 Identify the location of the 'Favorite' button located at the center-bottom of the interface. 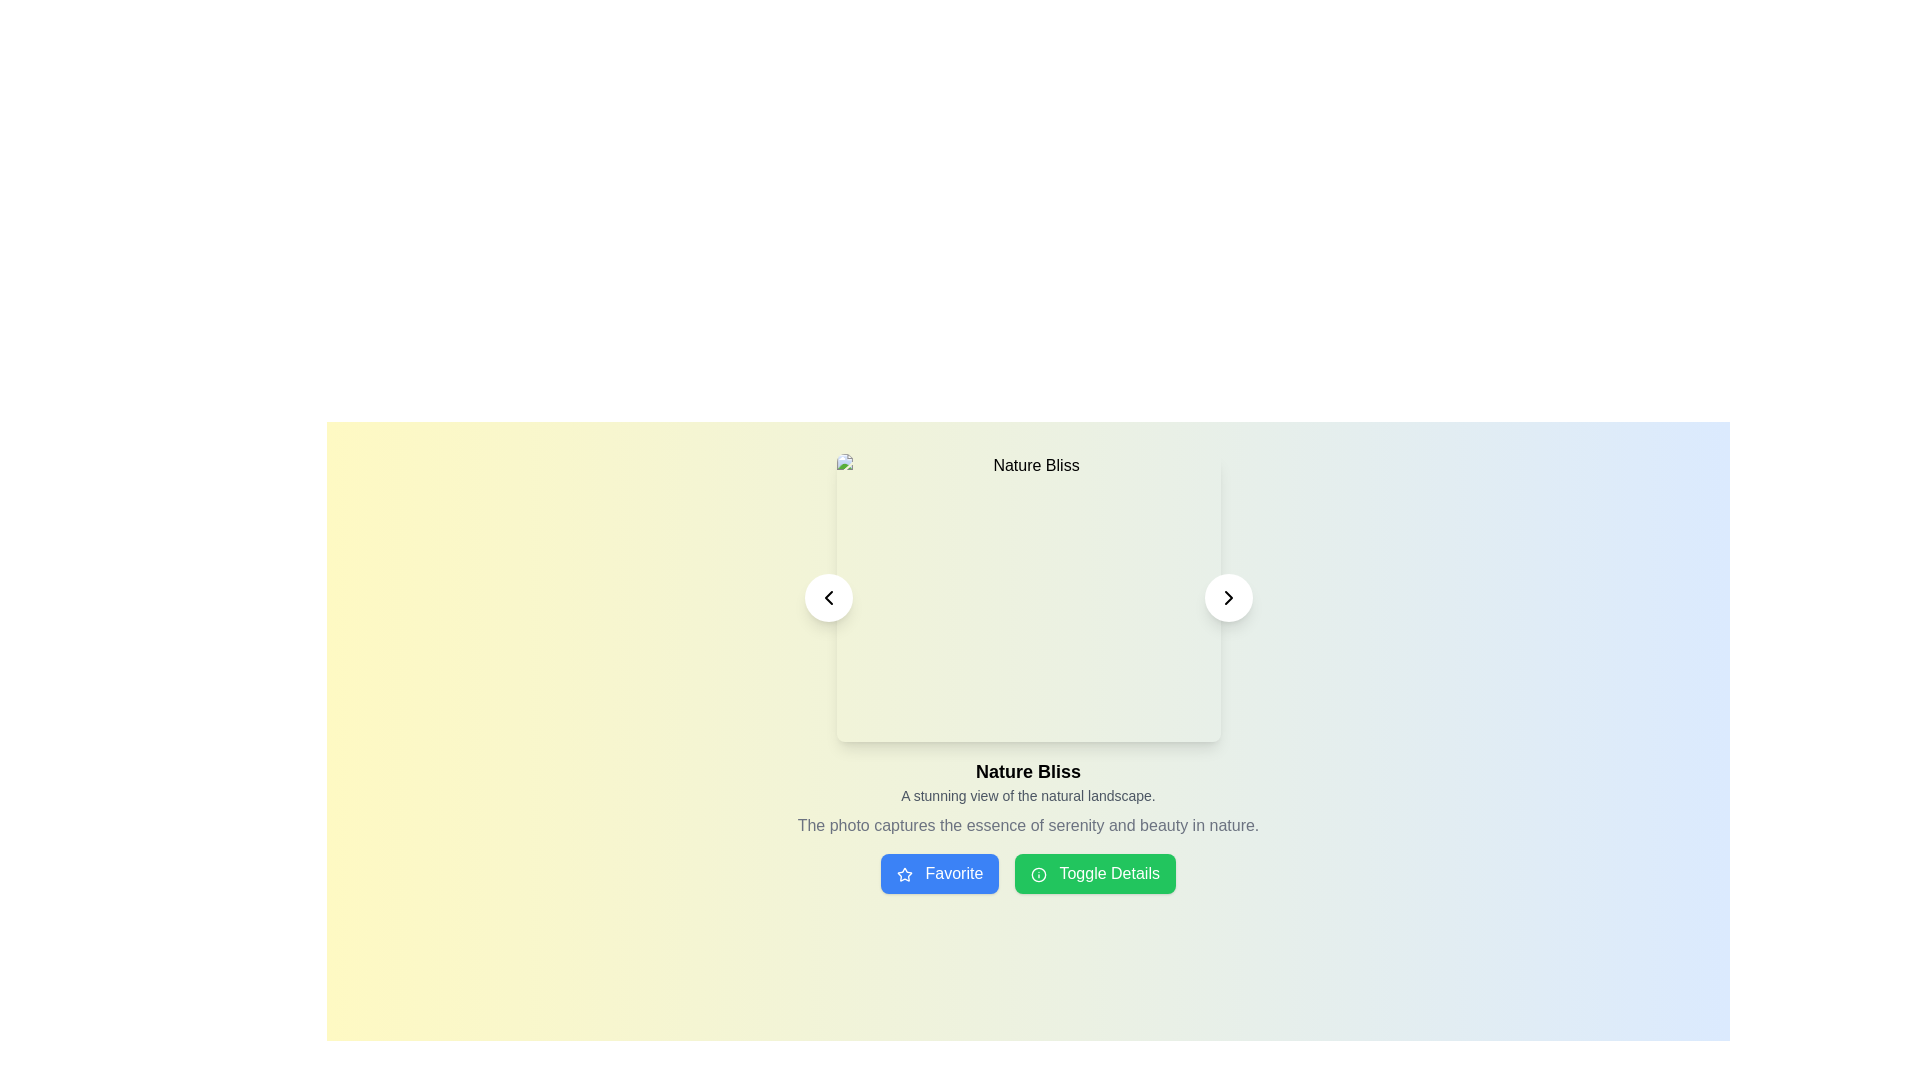
(939, 873).